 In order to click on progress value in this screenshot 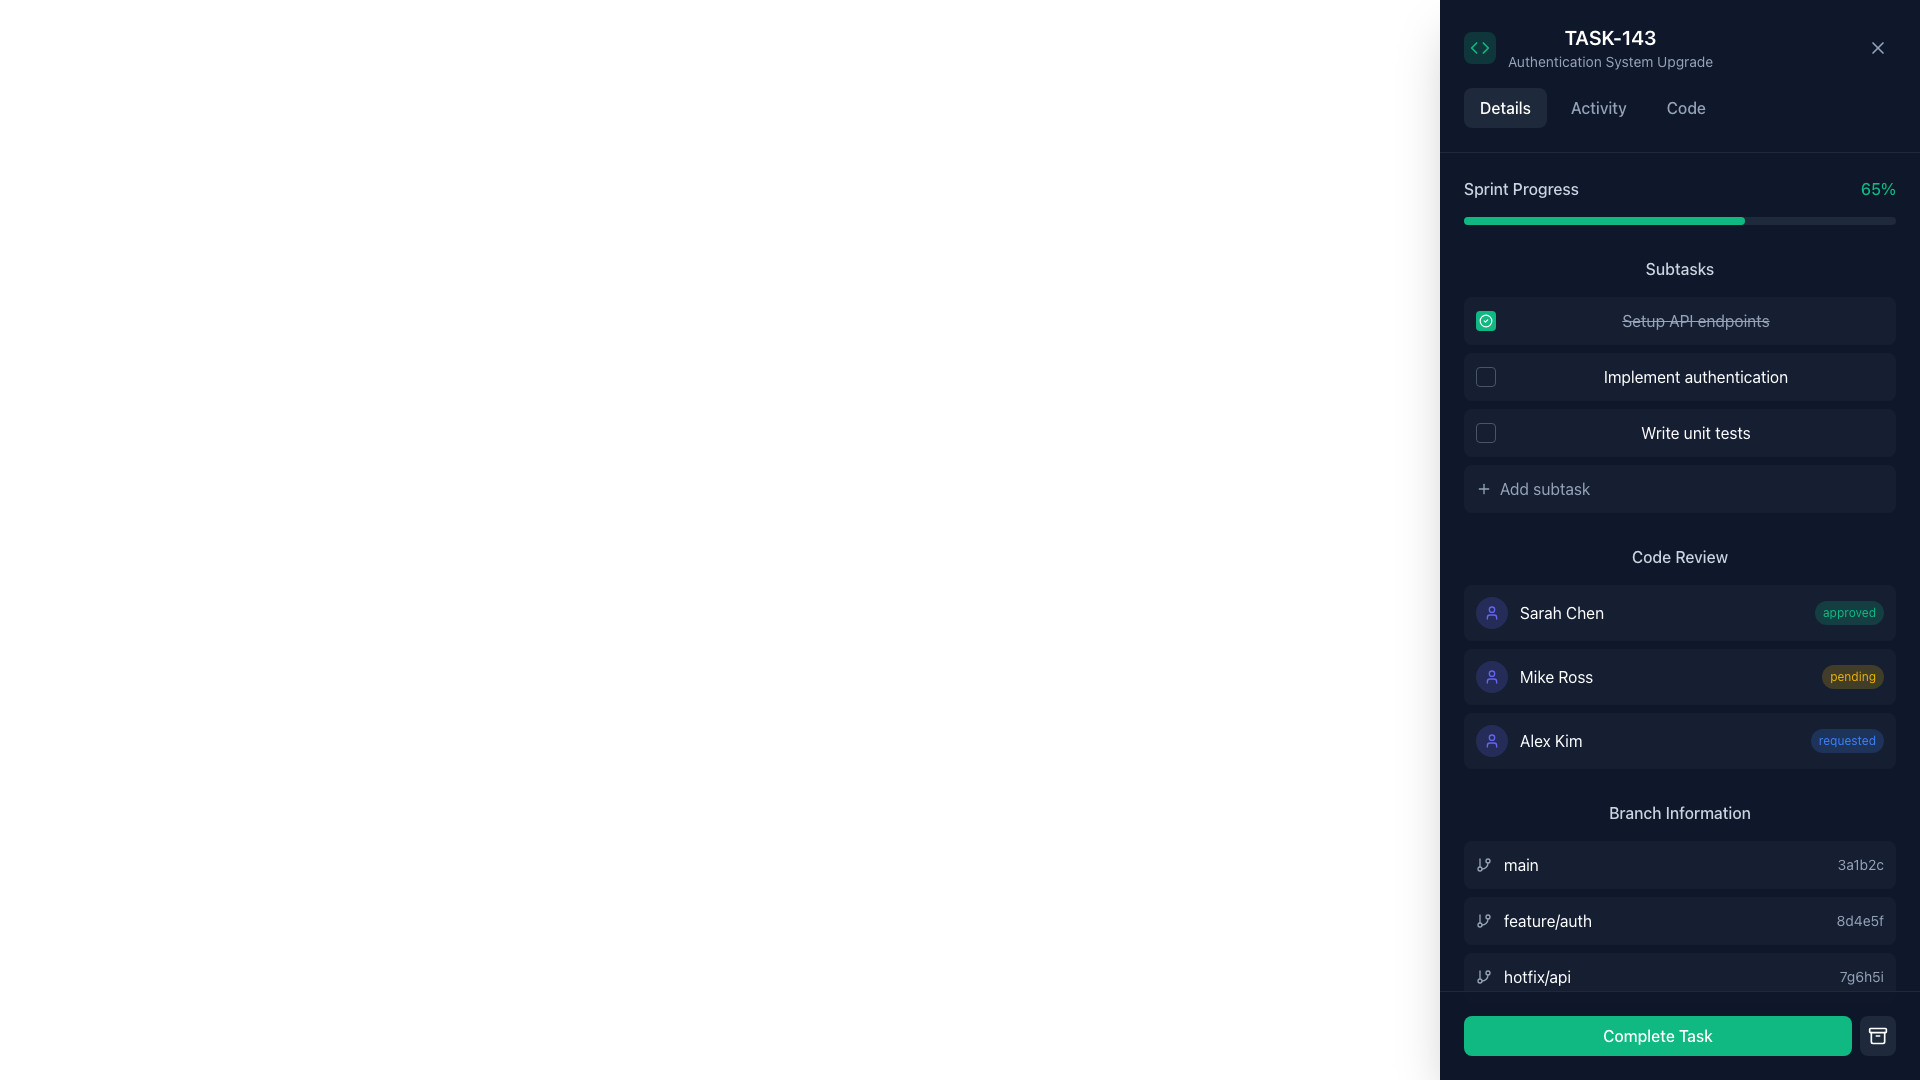, I will do `click(1472, 220)`.